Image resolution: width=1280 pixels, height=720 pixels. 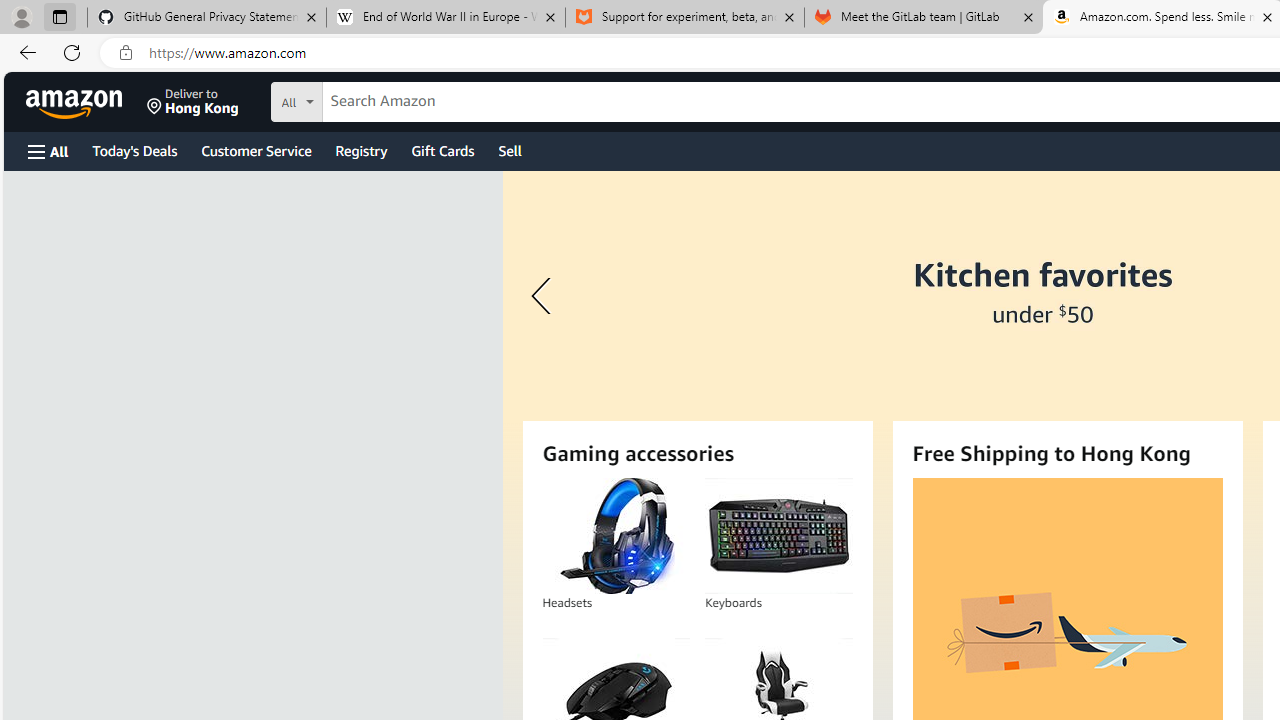 What do you see at coordinates (614, 535) in the screenshot?
I see `'Headsets'` at bounding box center [614, 535].